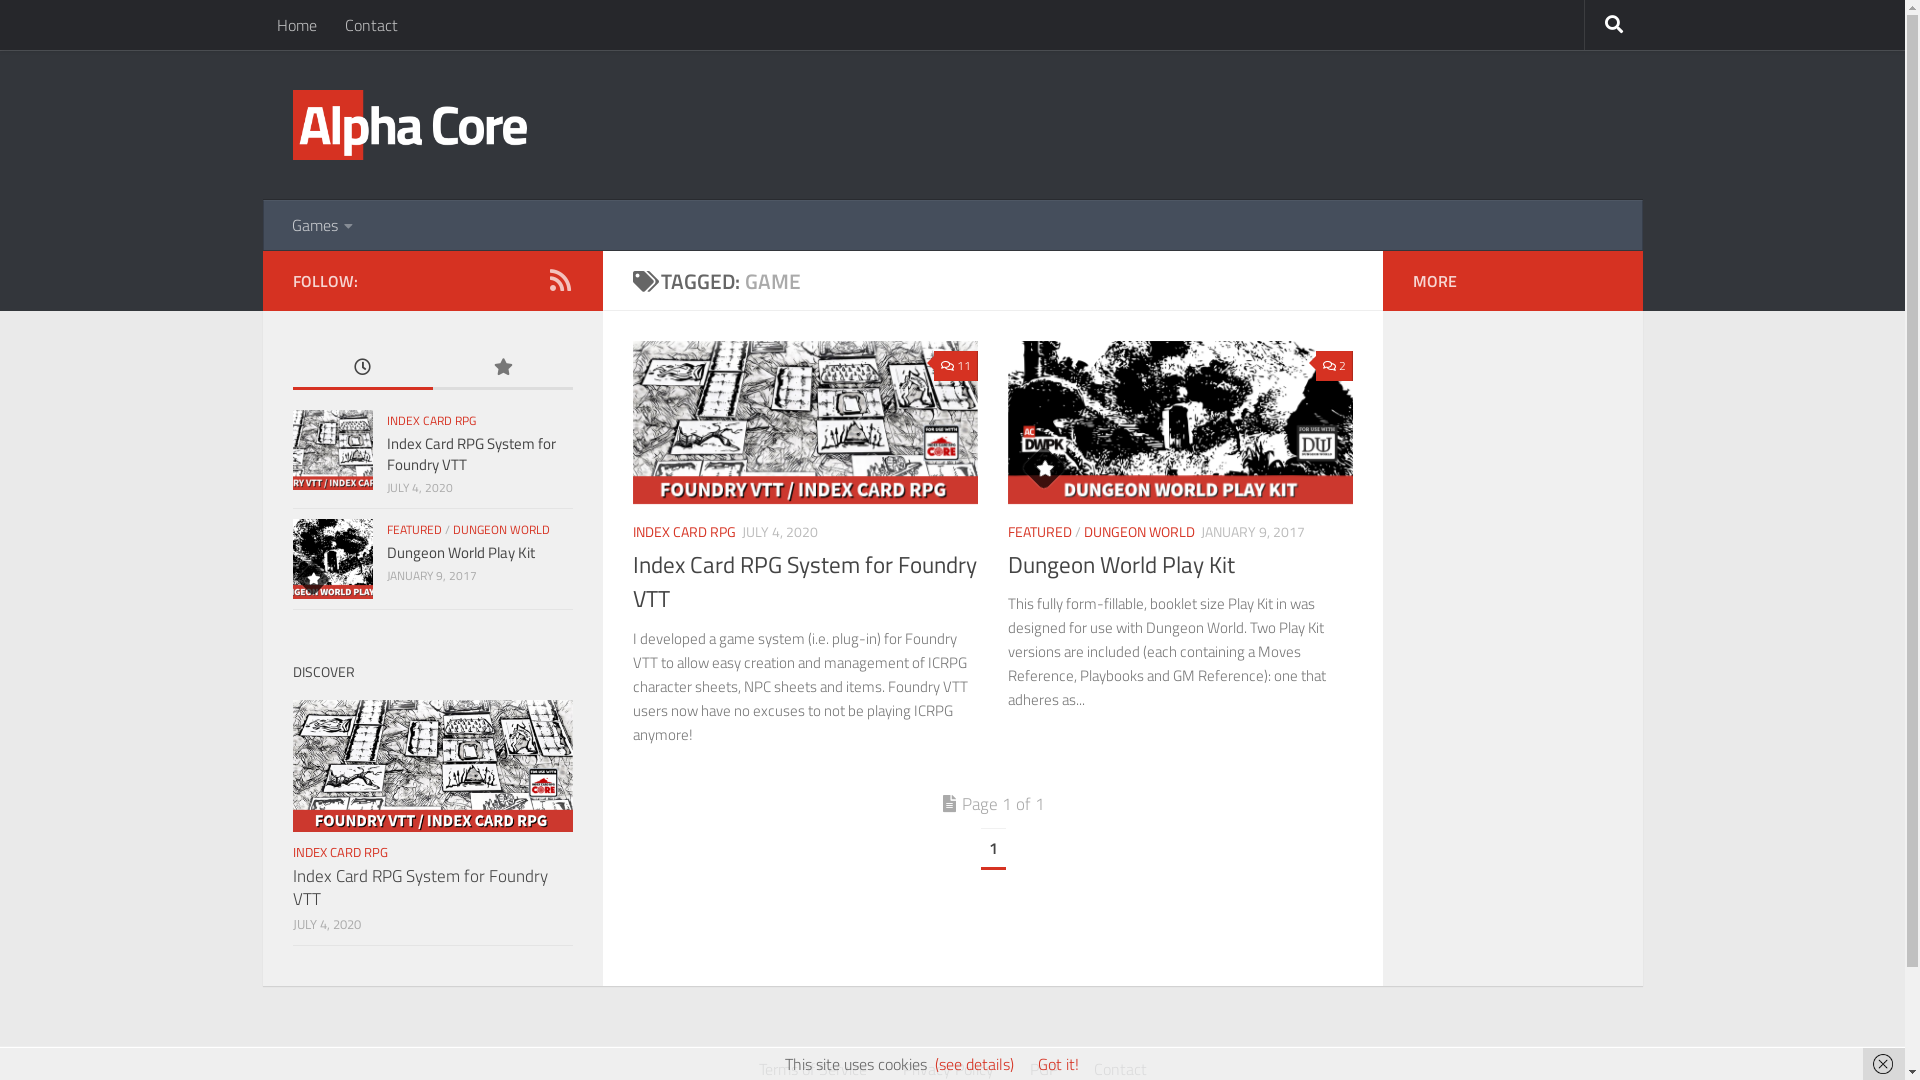 The image size is (1920, 1080). What do you see at coordinates (547, 280) in the screenshot?
I see `'RSS Feed'` at bounding box center [547, 280].